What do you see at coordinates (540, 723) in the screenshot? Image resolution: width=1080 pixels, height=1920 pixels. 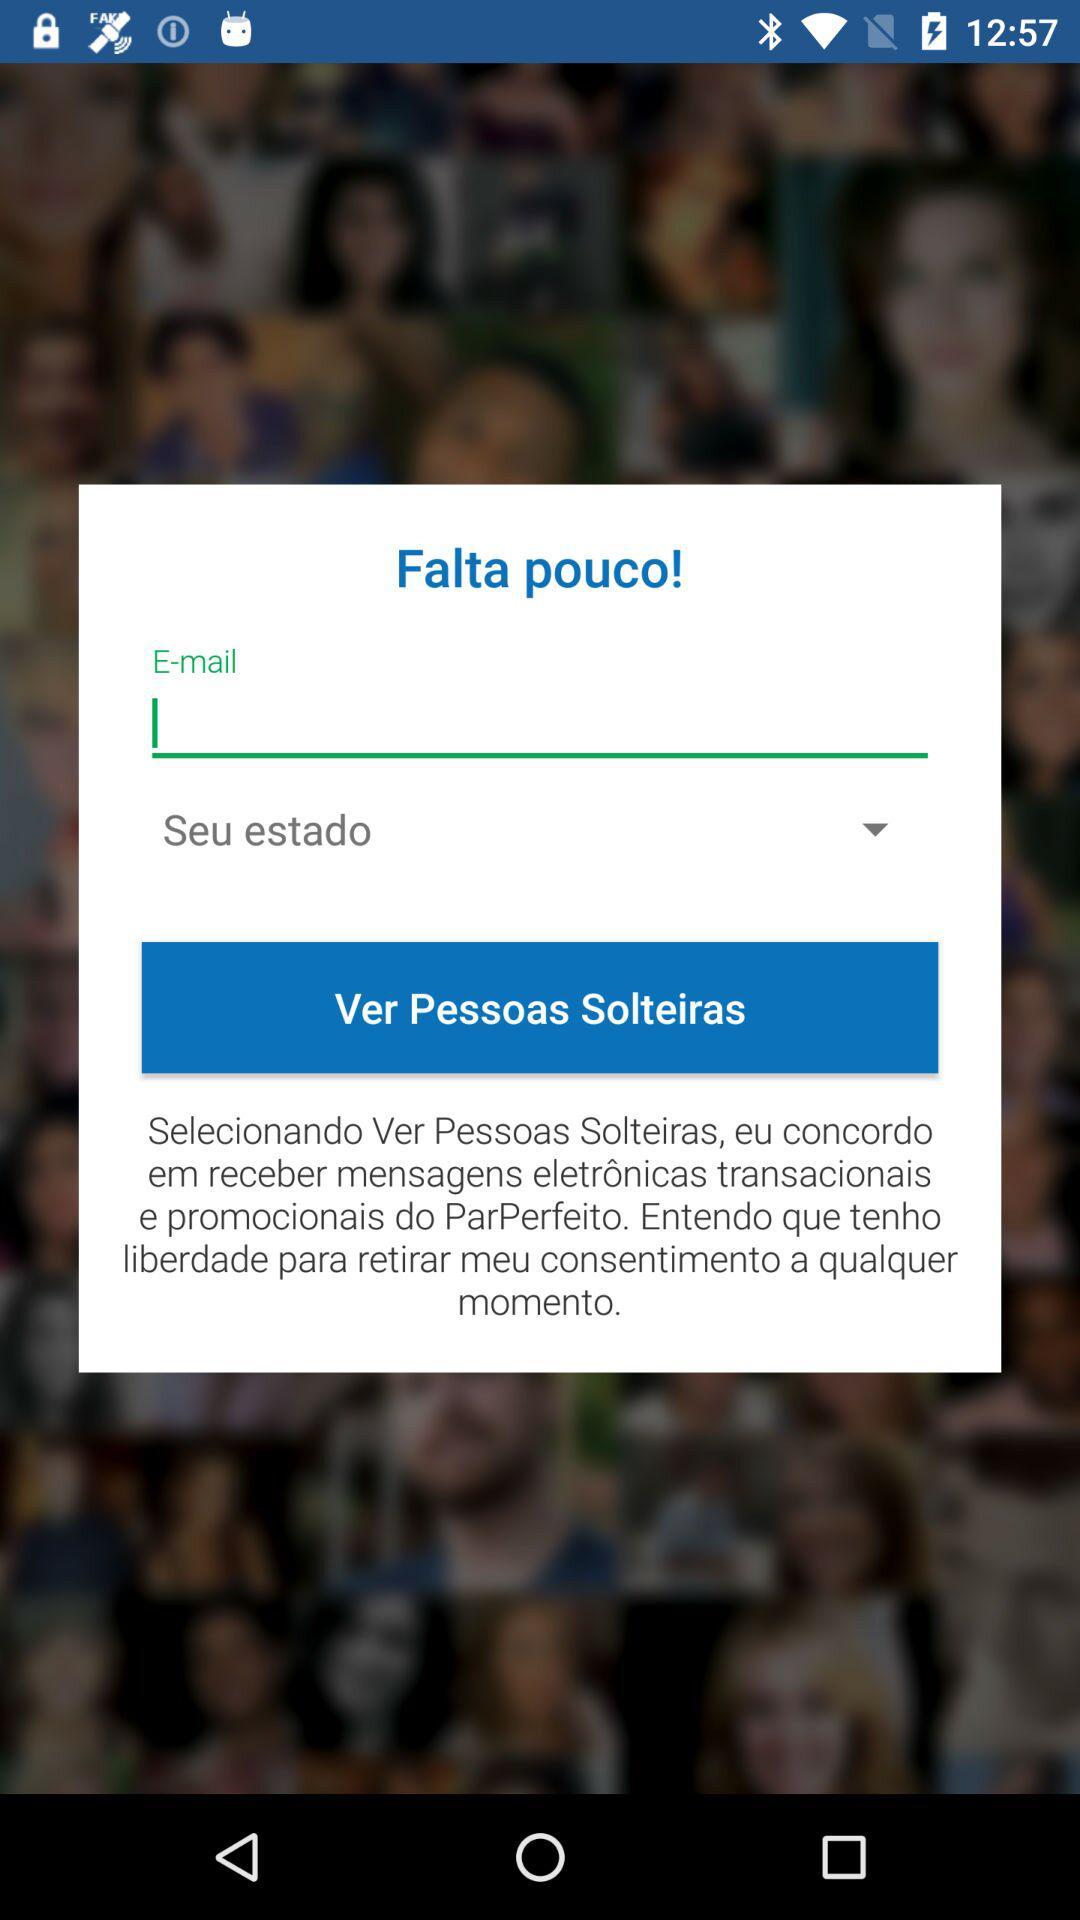 I see `e-mail address` at bounding box center [540, 723].